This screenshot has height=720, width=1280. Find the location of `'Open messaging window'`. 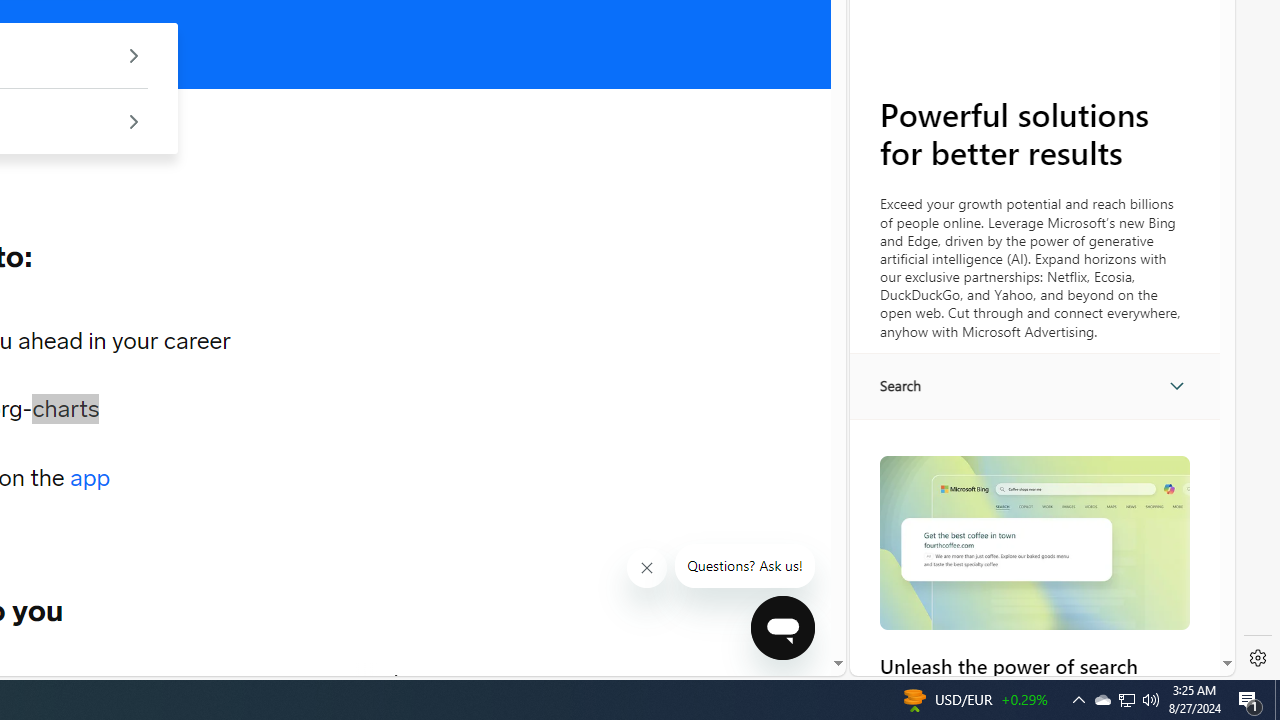

'Open messaging window' is located at coordinates (782, 627).